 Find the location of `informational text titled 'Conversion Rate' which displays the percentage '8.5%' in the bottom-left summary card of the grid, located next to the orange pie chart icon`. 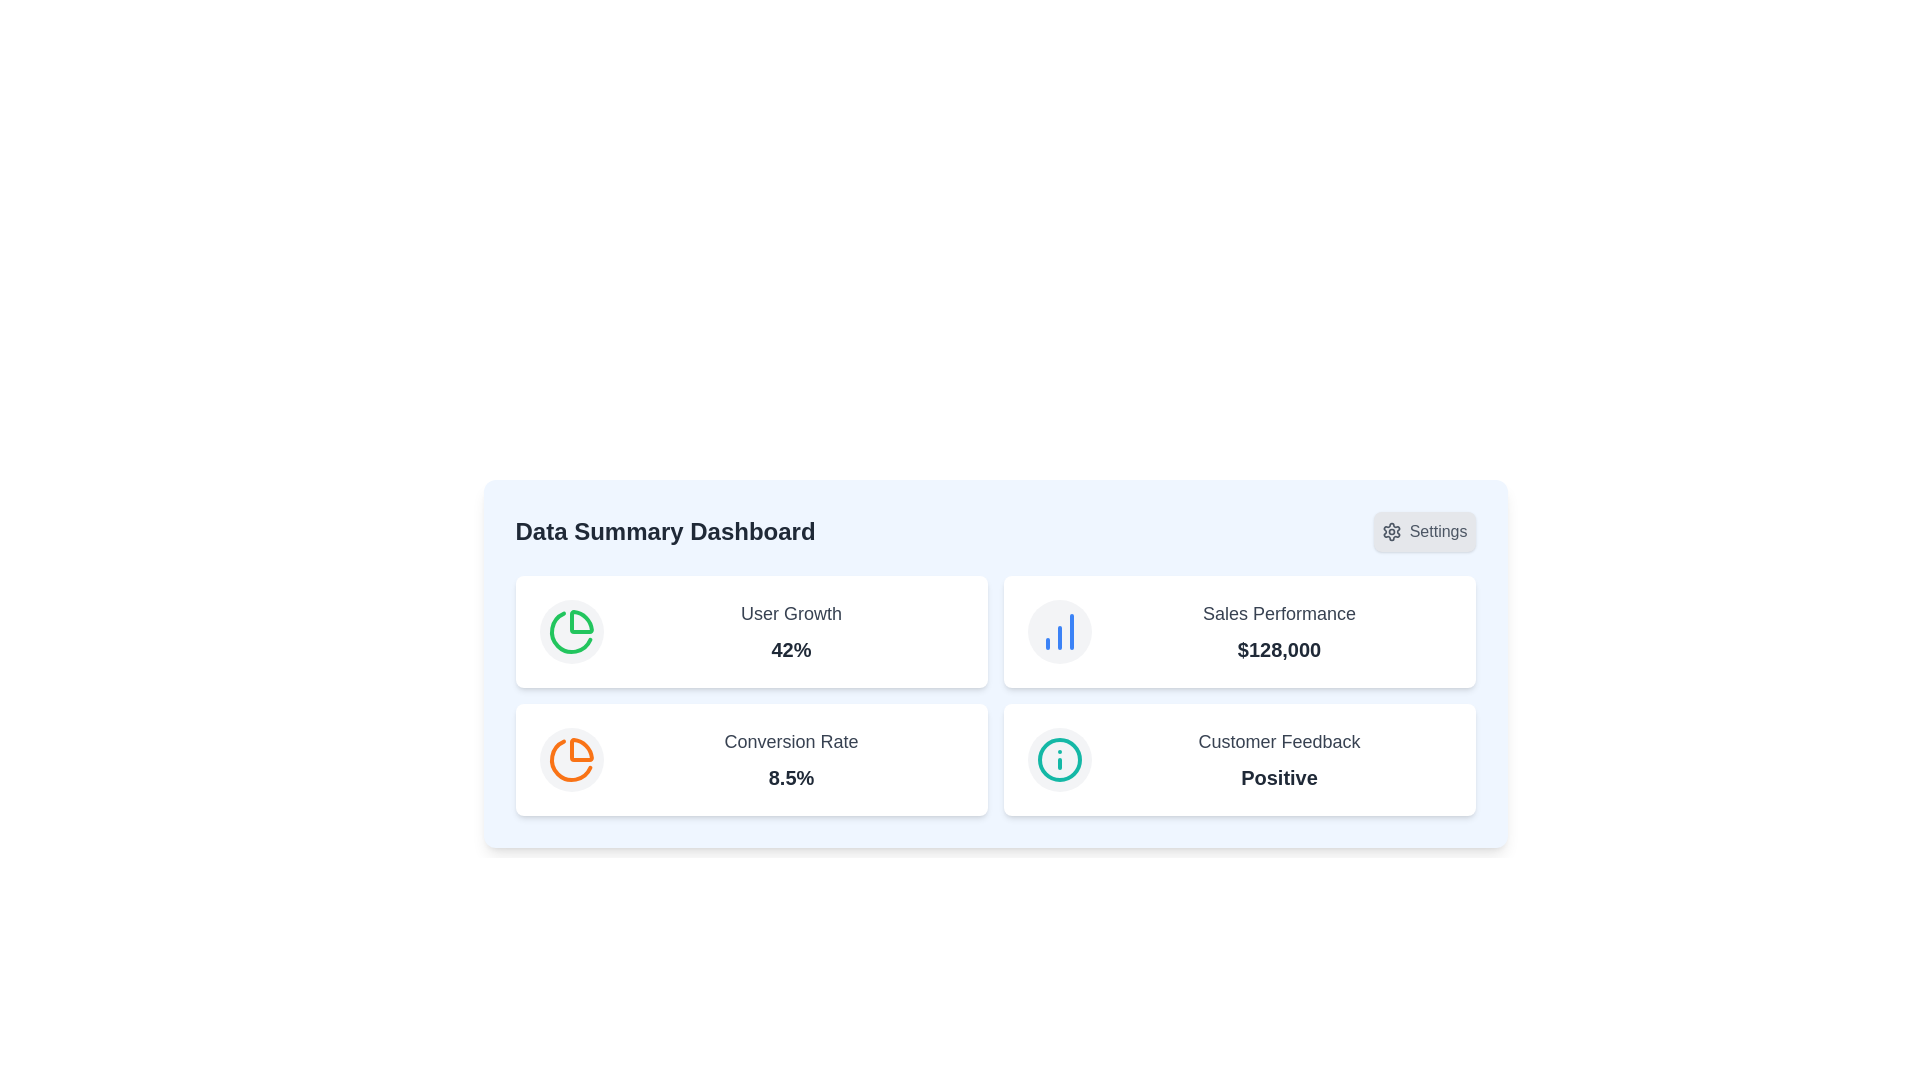

informational text titled 'Conversion Rate' which displays the percentage '8.5%' in the bottom-left summary card of the grid, located next to the orange pie chart icon is located at coordinates (790, 759).